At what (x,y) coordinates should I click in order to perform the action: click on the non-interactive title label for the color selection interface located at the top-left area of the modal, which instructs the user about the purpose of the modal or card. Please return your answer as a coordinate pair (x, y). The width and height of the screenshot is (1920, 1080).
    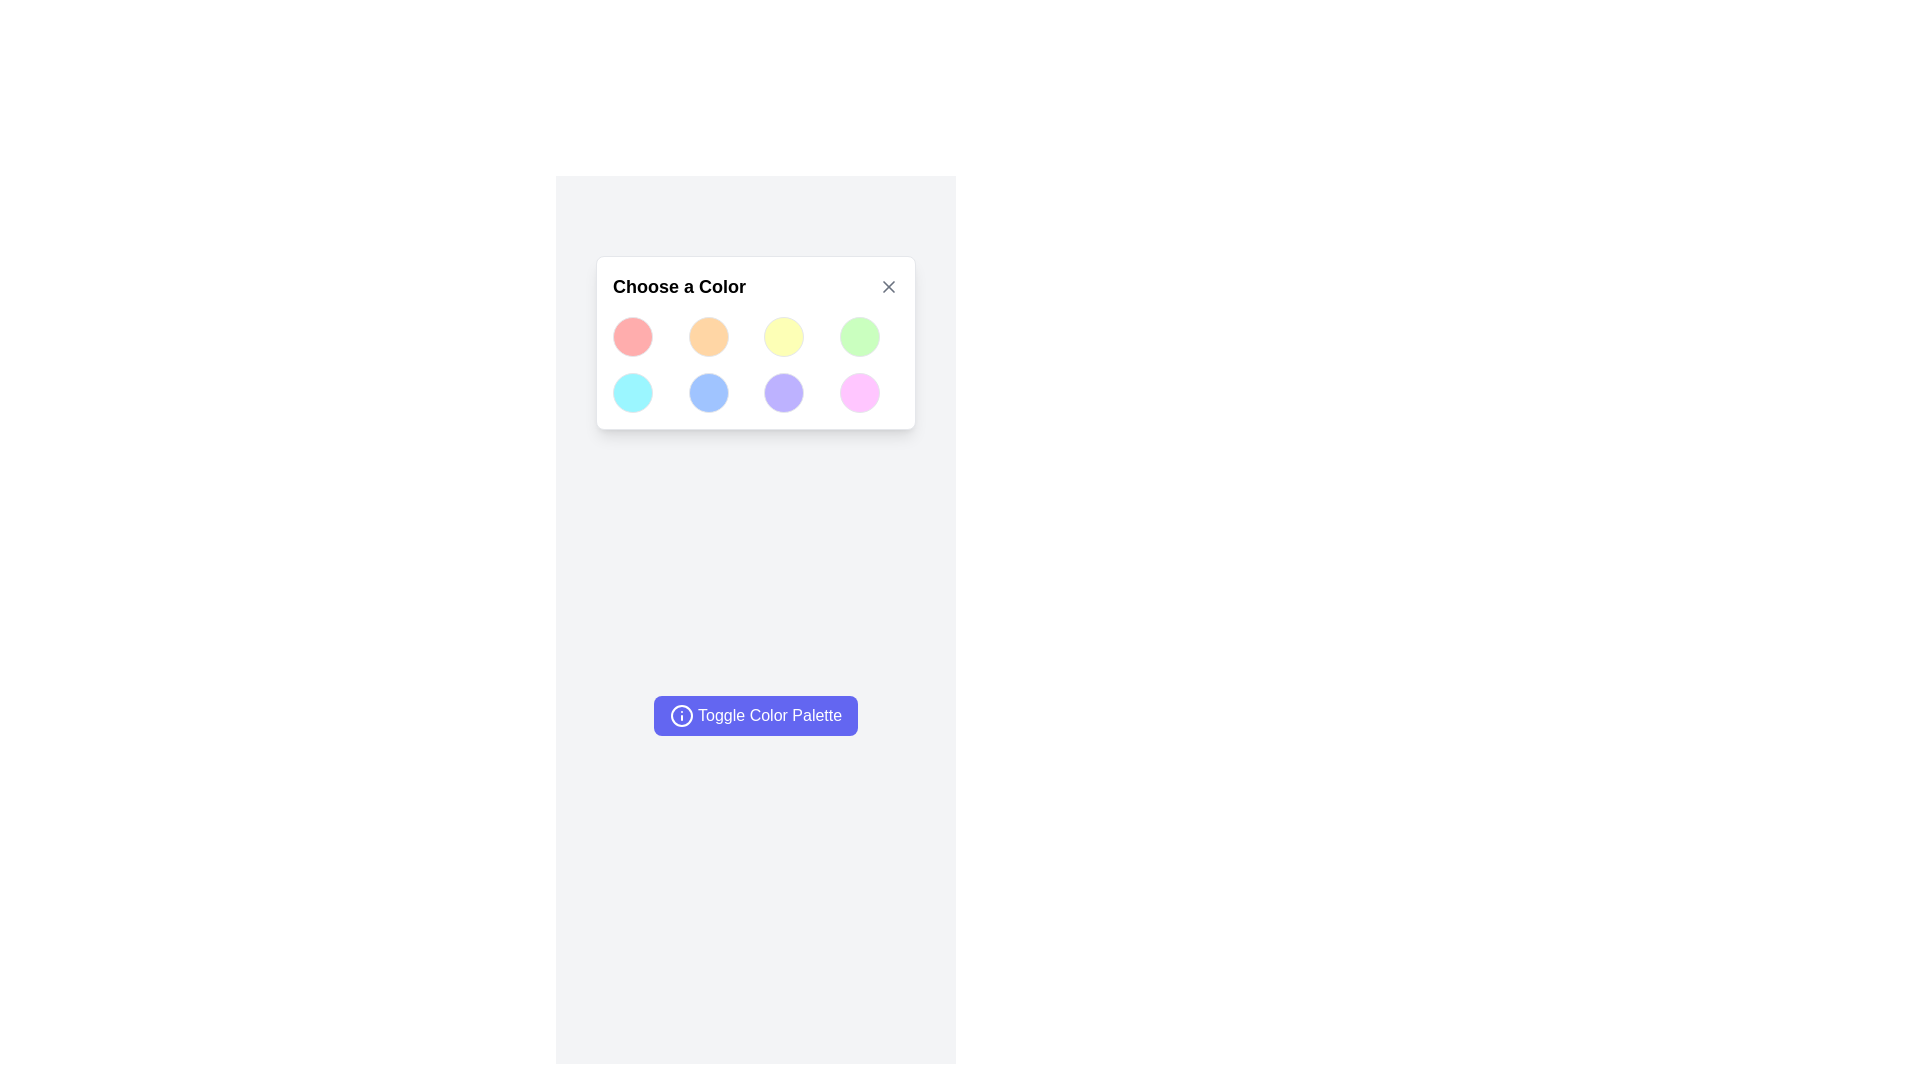
    Looking at the image, I should click on (679, 286).